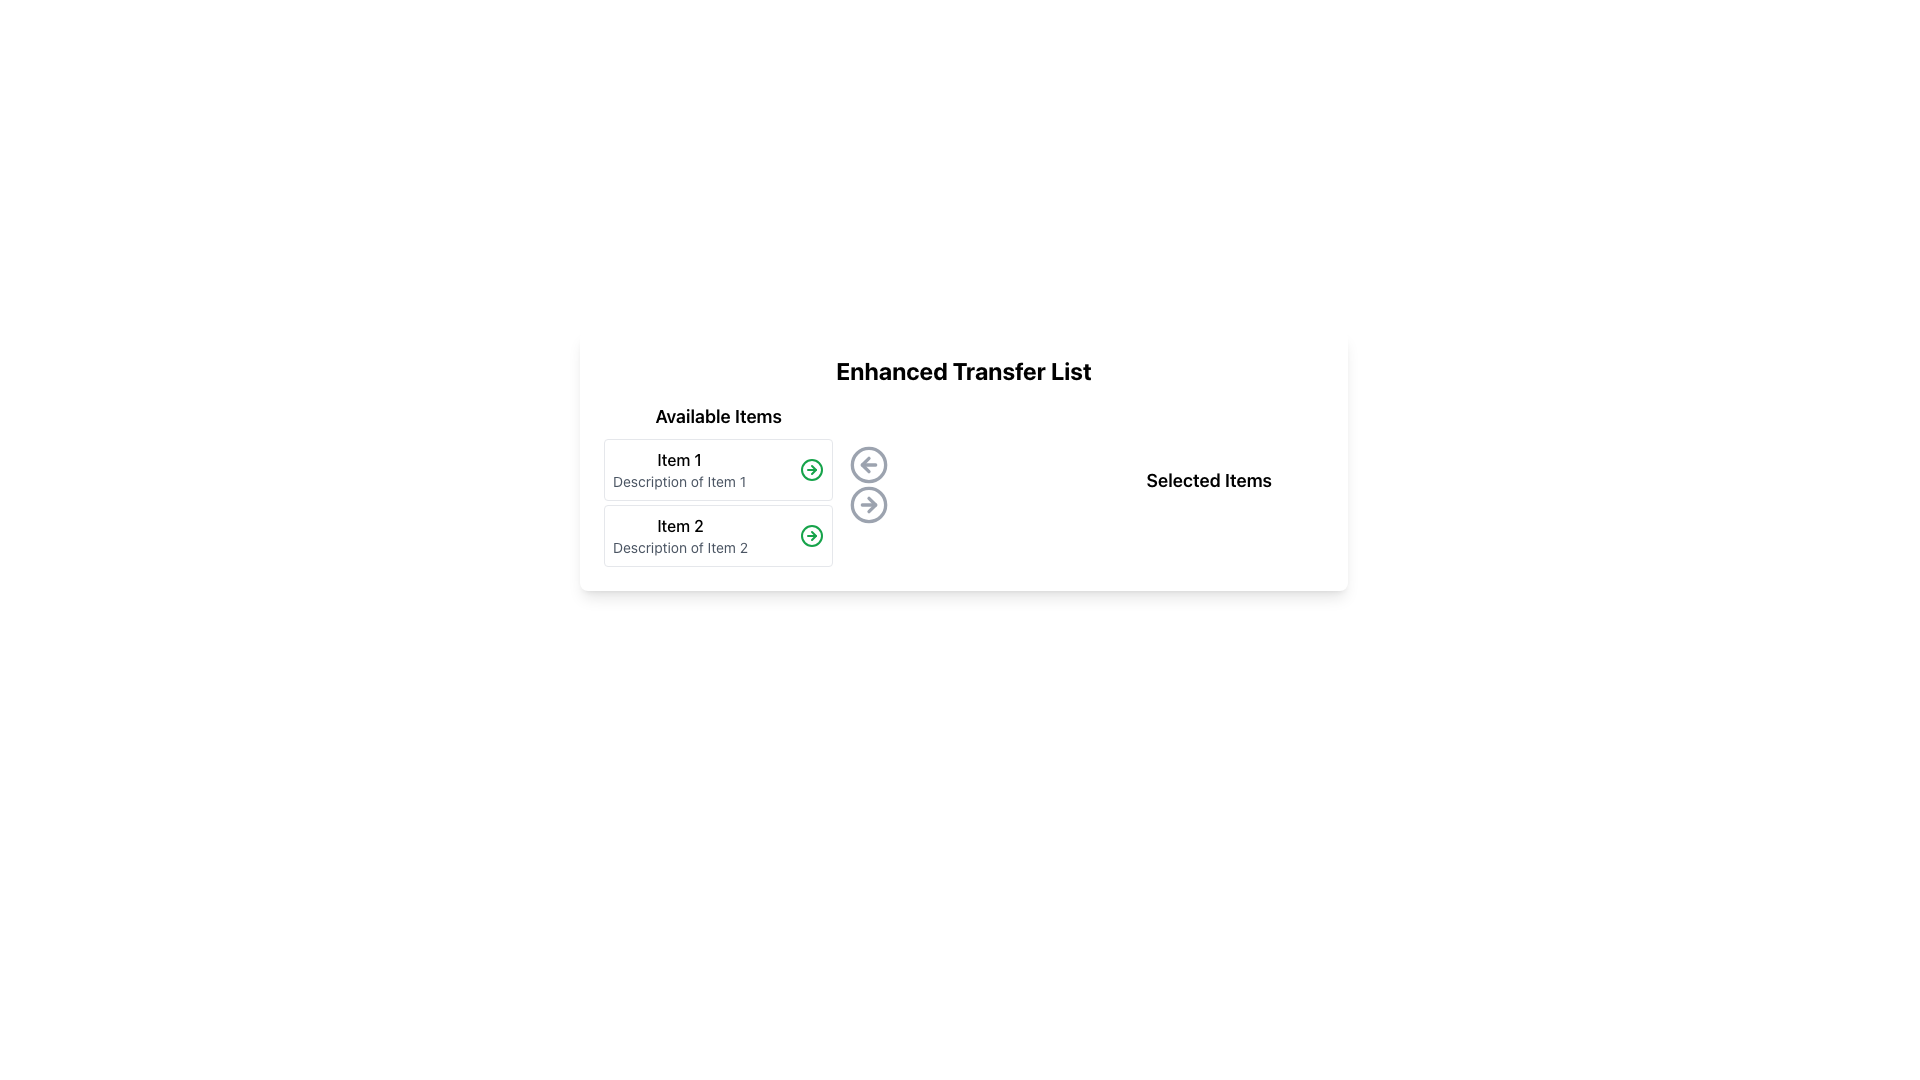 This screenshot has width=1920, height=1080. Describe the element at coordinates (869, 465) in the screenshot. I see `the circular border element which is part of the navigational button for moving items between 'Available Items' and 'Selected Items', located below the 'Enhanced Transfer List' heading` at that location.